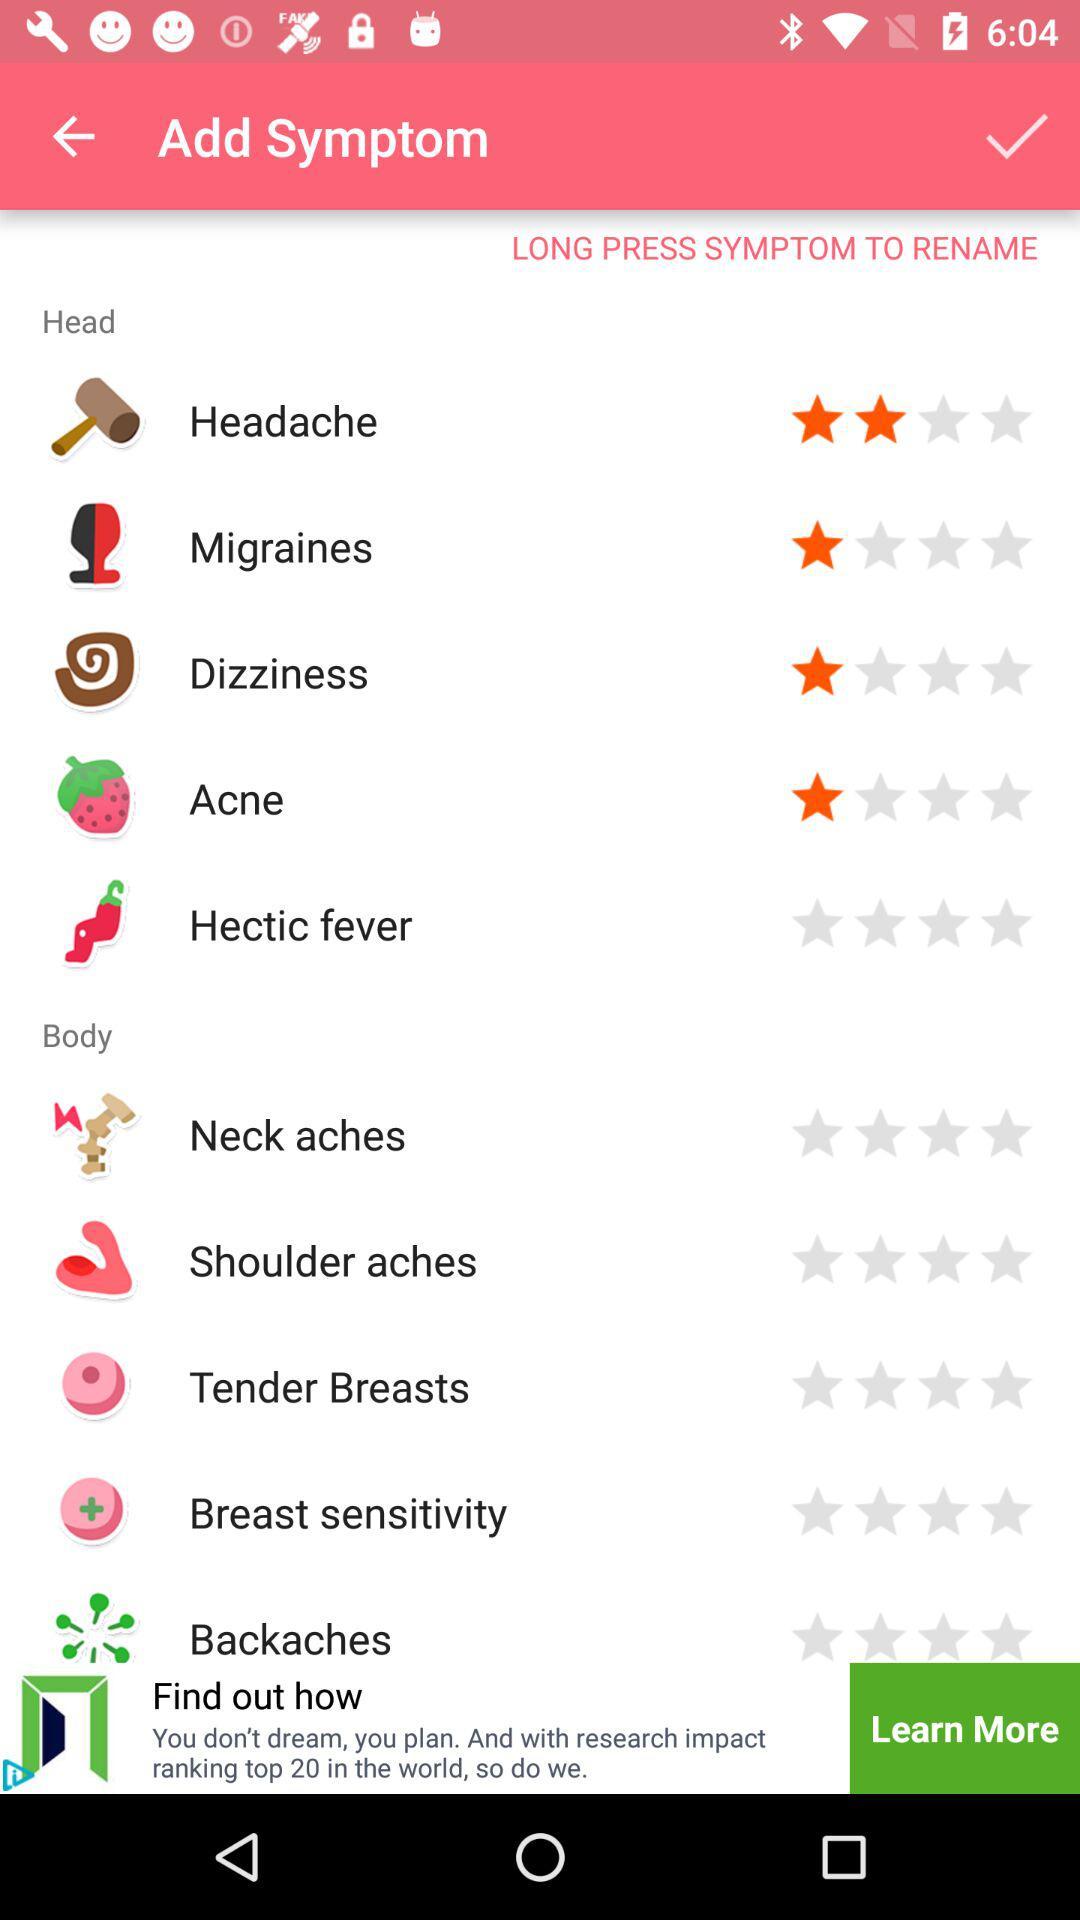 This screenshot has height=1920, width=1080. I want to click on rate headache 2 stars, so click(879, 419).